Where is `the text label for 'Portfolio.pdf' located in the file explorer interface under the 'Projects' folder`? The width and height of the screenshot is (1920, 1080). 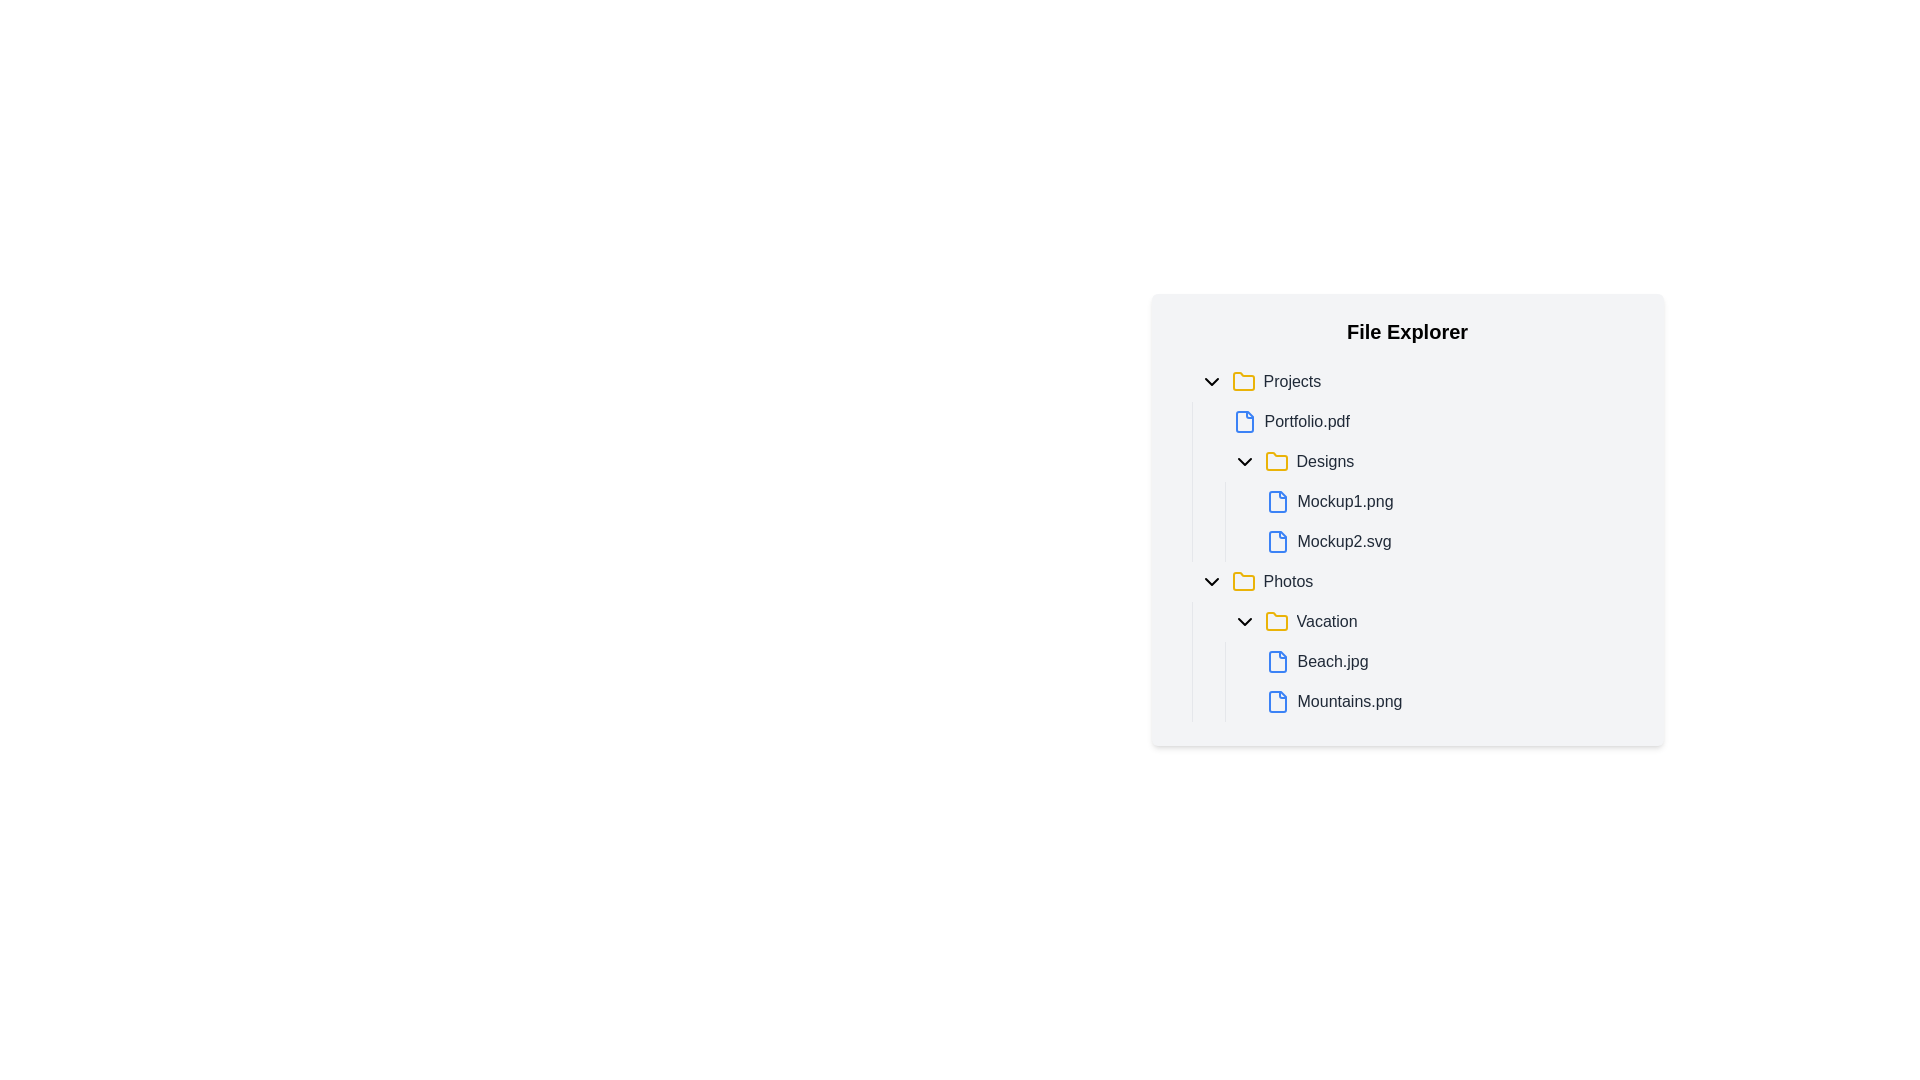 the text label for 'Portfolio.pdf' located in the file explorer interface under the 'Projects' folder is located at coordinates (1306, 420).